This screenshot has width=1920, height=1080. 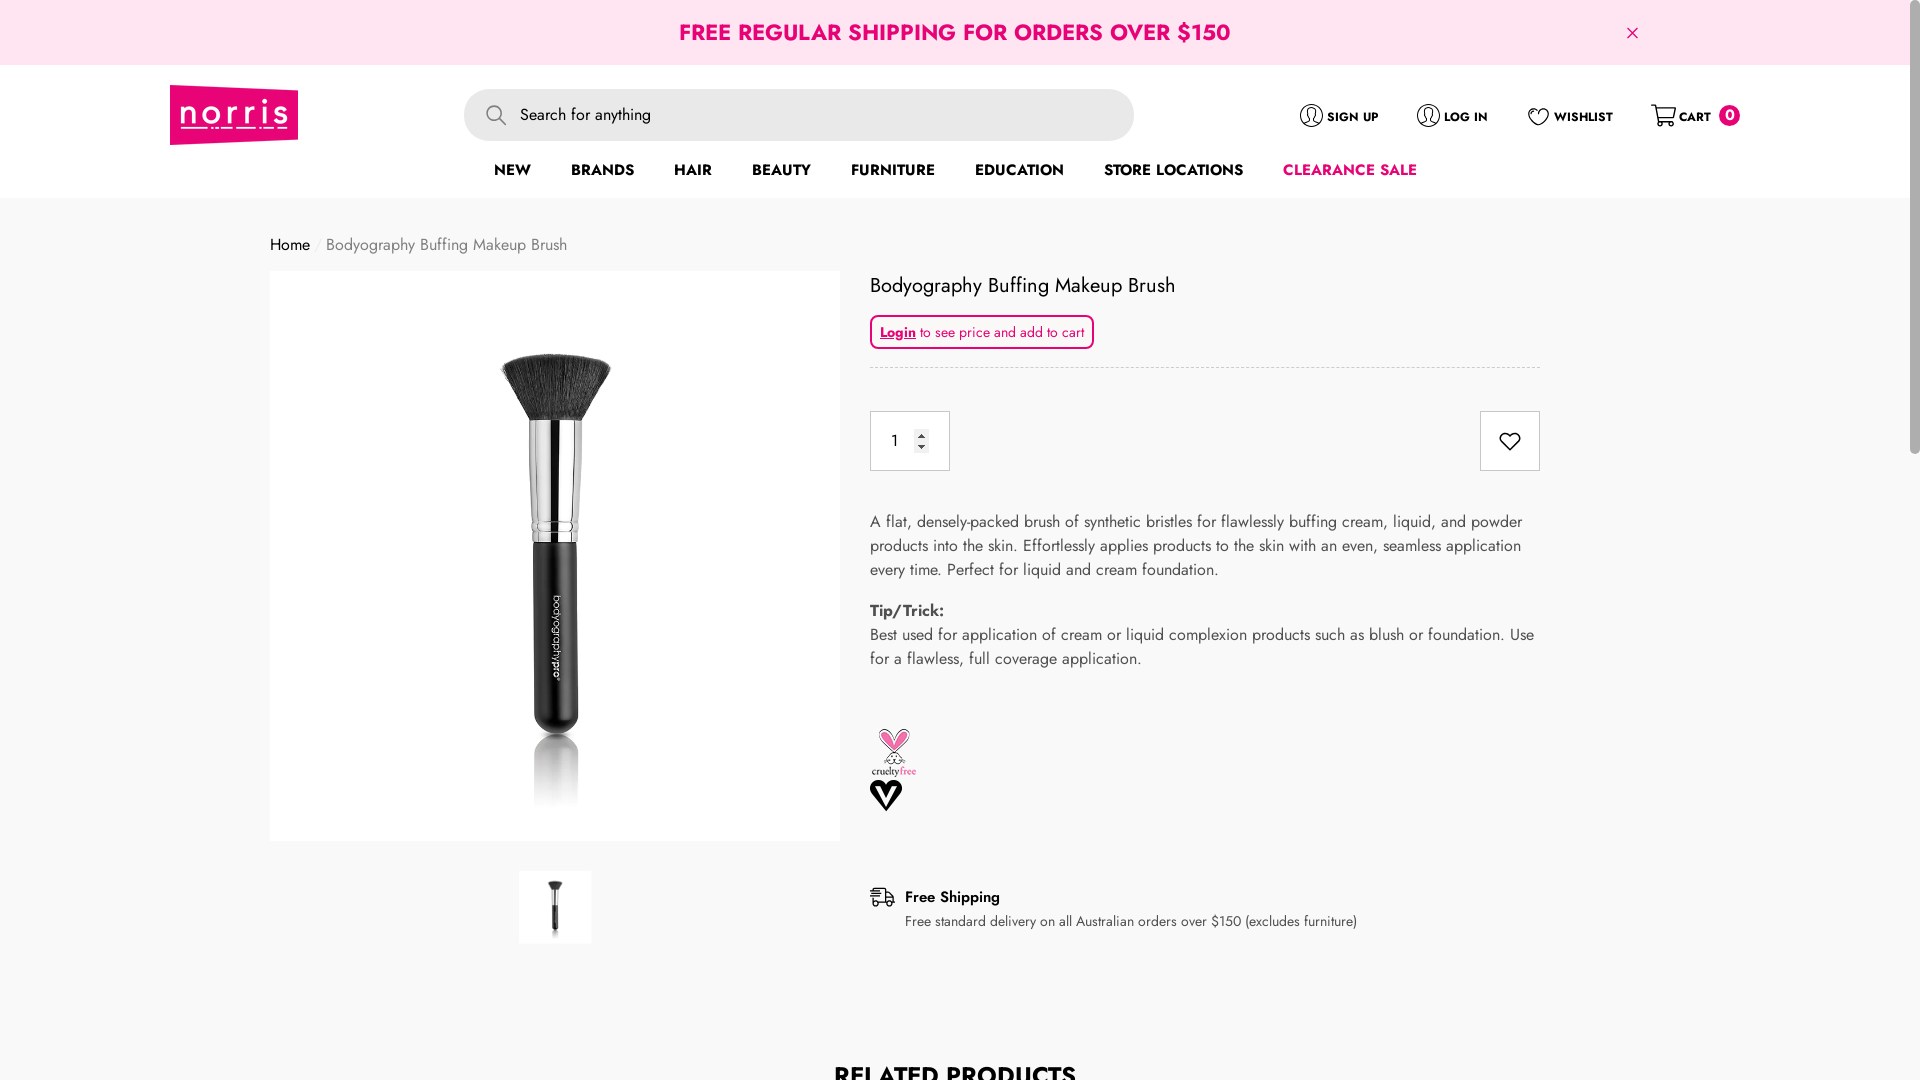 What do you see at coordinates (896, 330) in the screenshot?
I see `'Login'` at bounding box center [896, 330].